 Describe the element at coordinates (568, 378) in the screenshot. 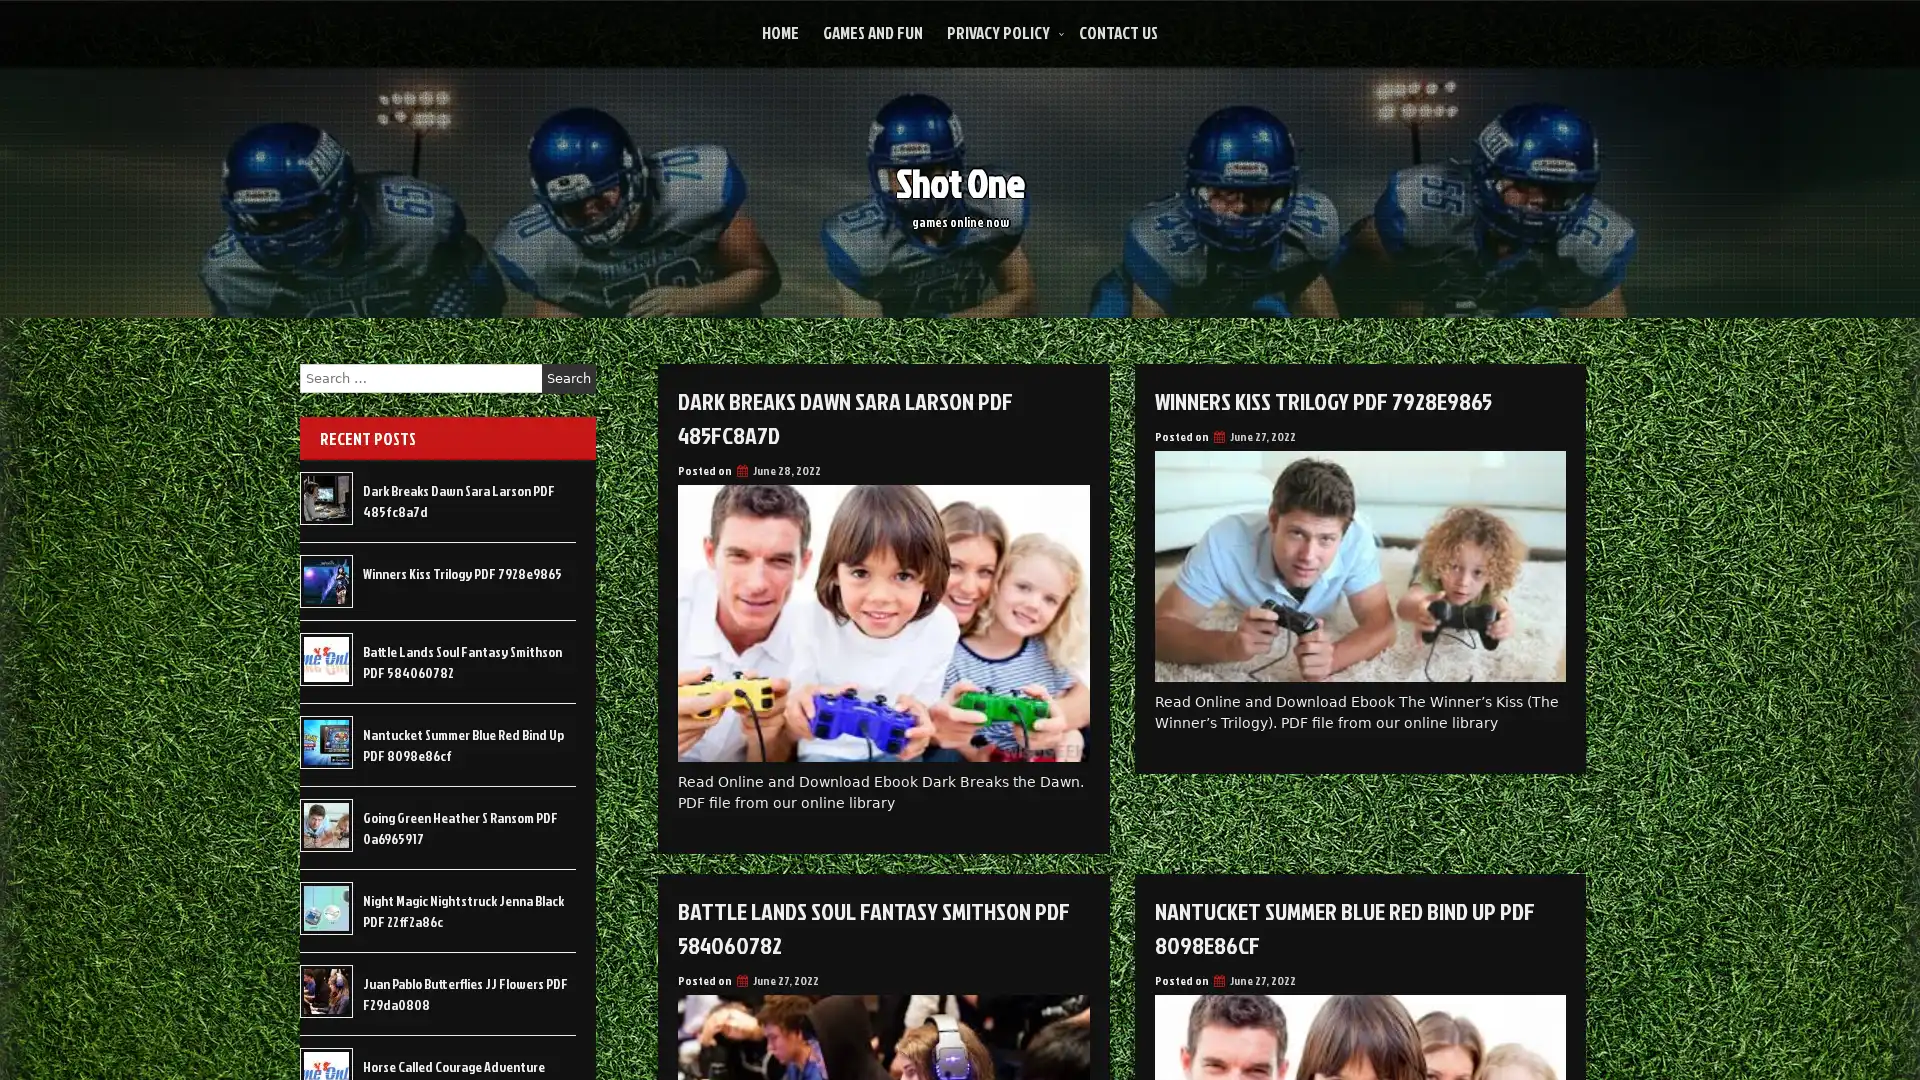

I see `Search` at that location.